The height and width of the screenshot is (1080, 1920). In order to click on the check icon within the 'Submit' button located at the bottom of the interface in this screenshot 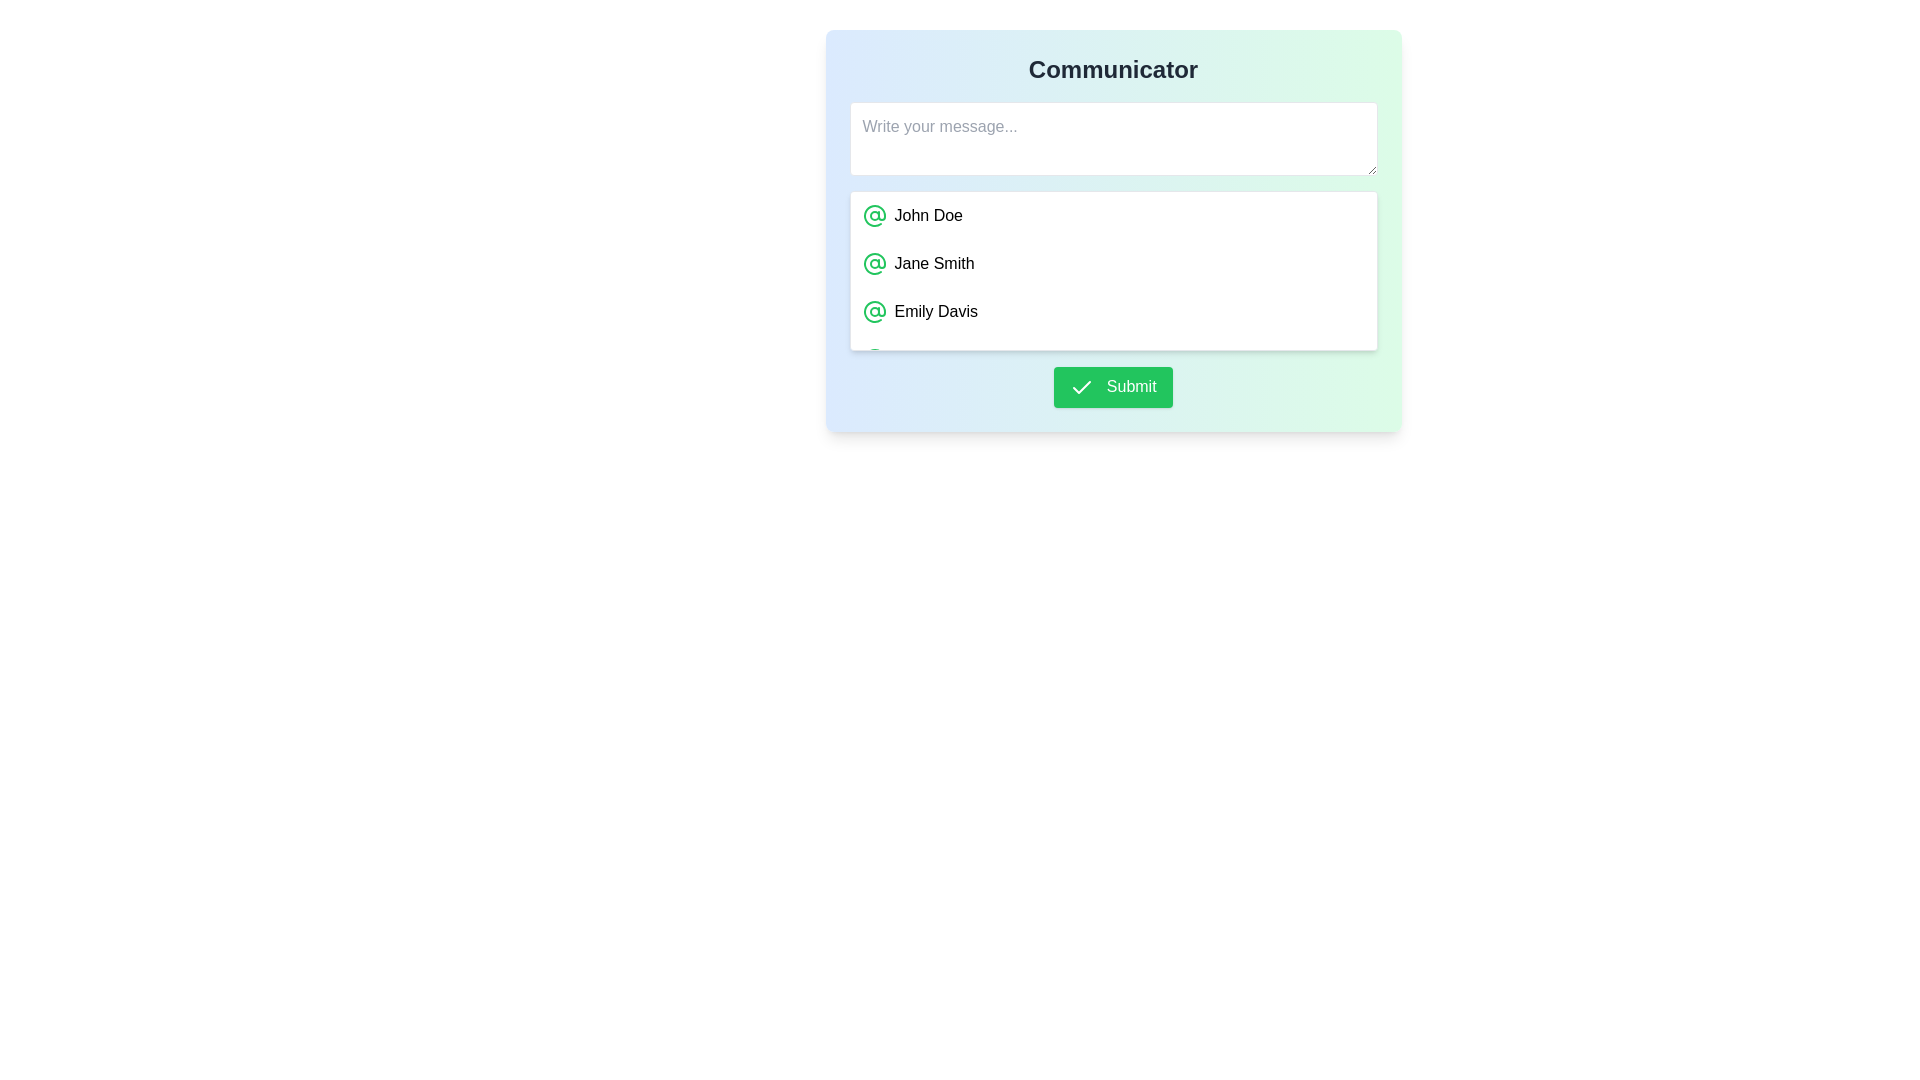, I will do `click(1081, 387)`.